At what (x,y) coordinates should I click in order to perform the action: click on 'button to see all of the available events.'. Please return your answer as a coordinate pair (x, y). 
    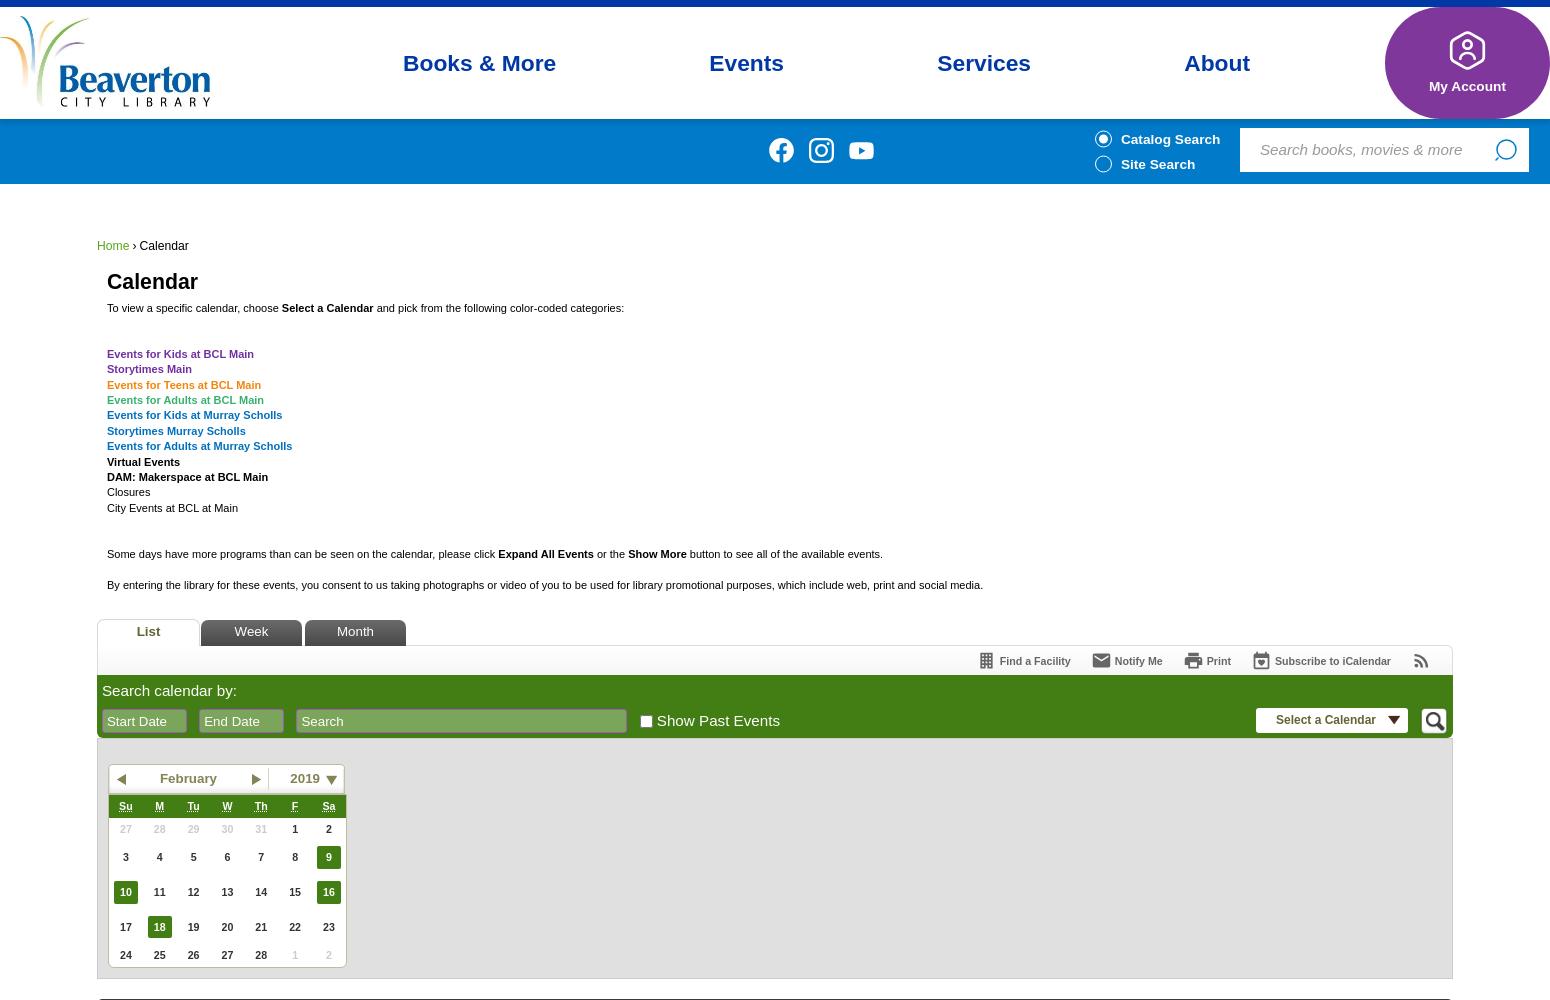
    Looking at the image, I should click on (783, 553).